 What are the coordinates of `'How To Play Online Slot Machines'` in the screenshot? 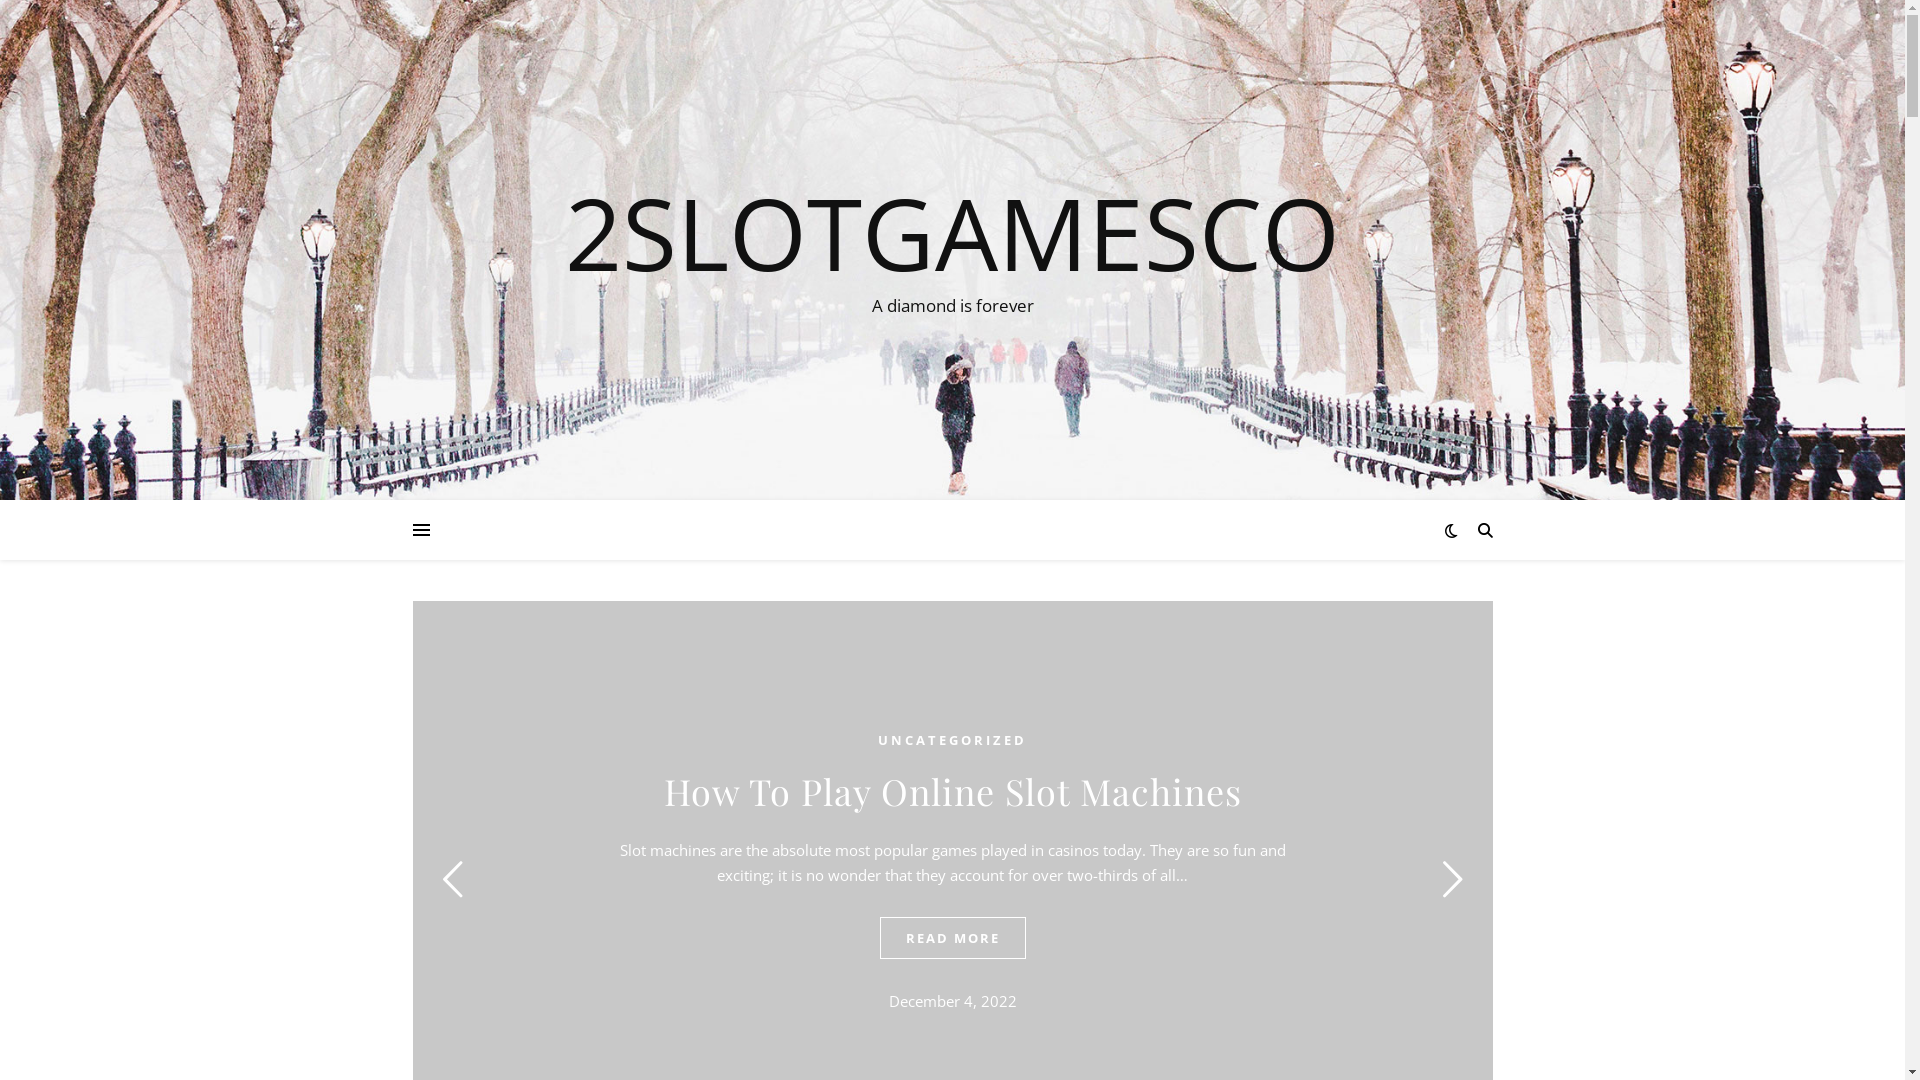 It's located at (952, 789).